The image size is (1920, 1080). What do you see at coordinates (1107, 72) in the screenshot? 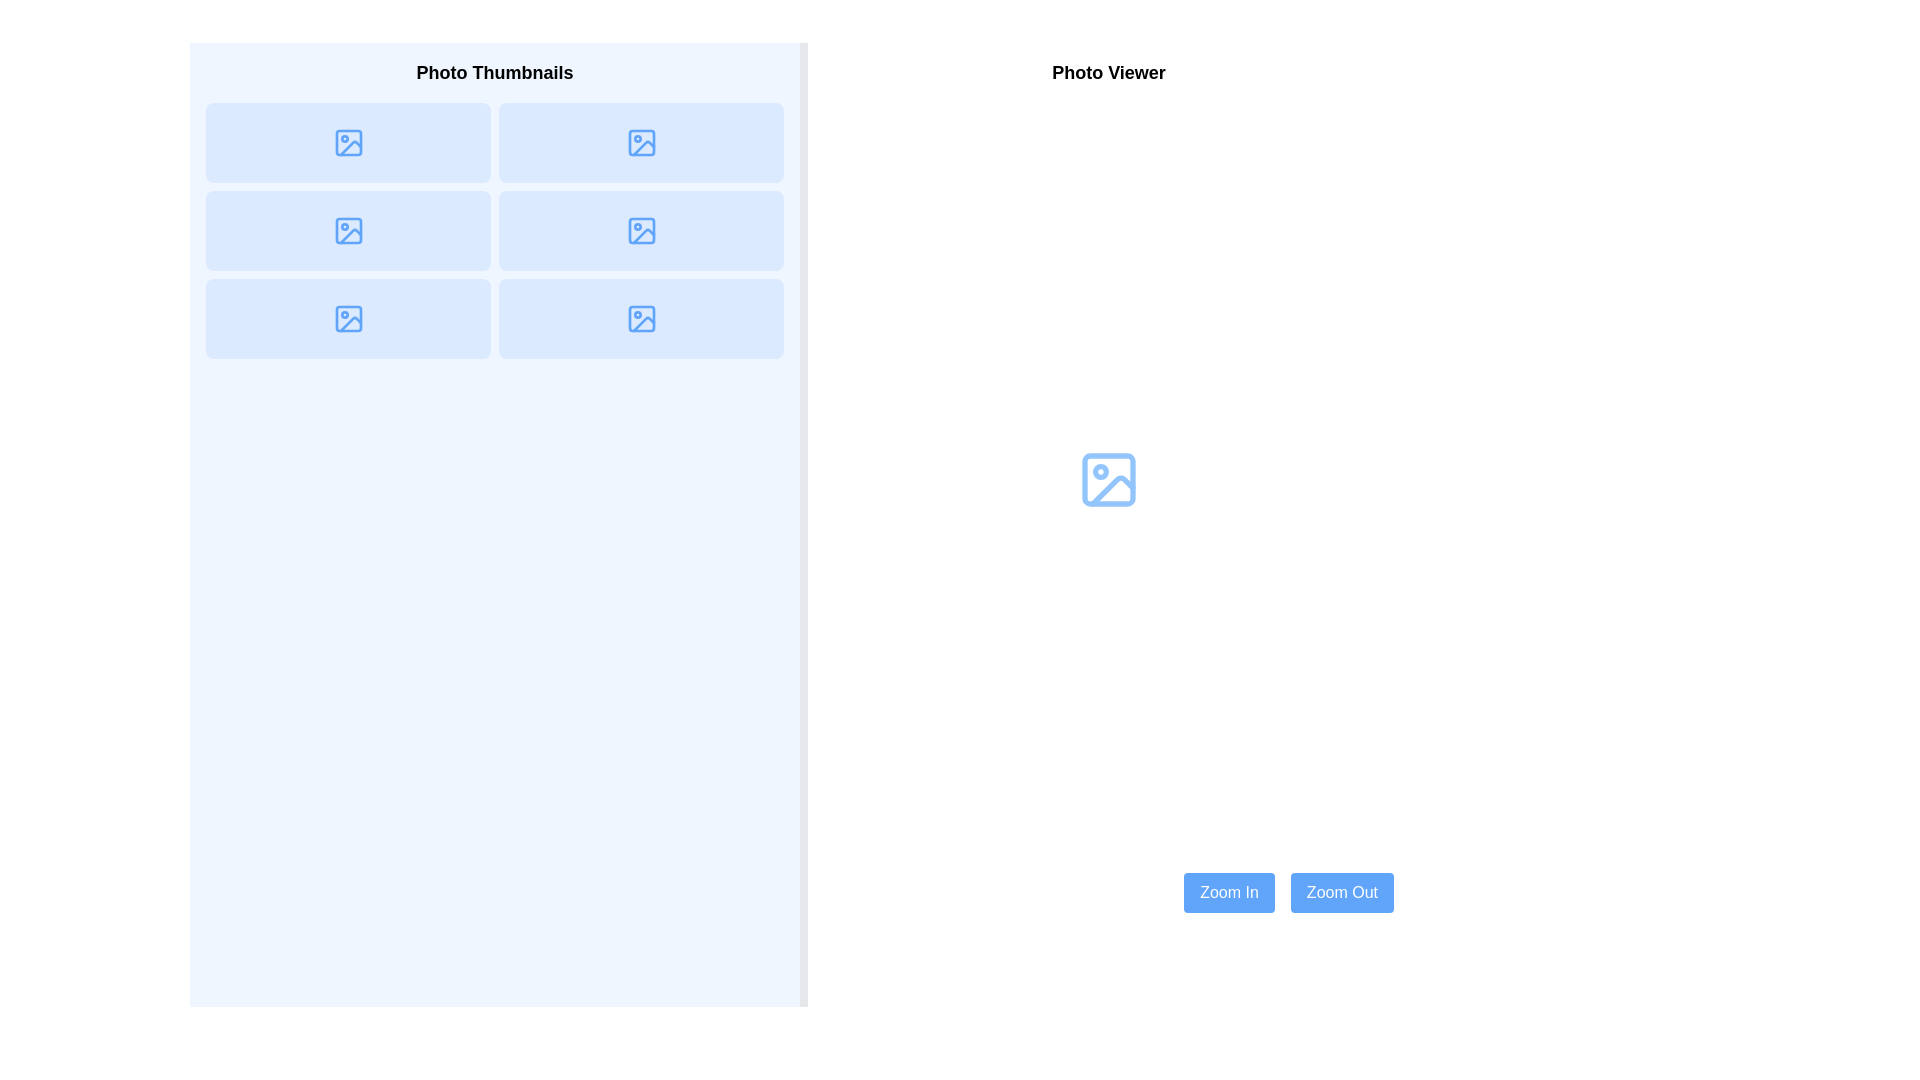
I see `the static text header displaying 'Photo Viewer', which is a large, bold font text centered at the top of the main content area` at bounding box center [1107, 72].